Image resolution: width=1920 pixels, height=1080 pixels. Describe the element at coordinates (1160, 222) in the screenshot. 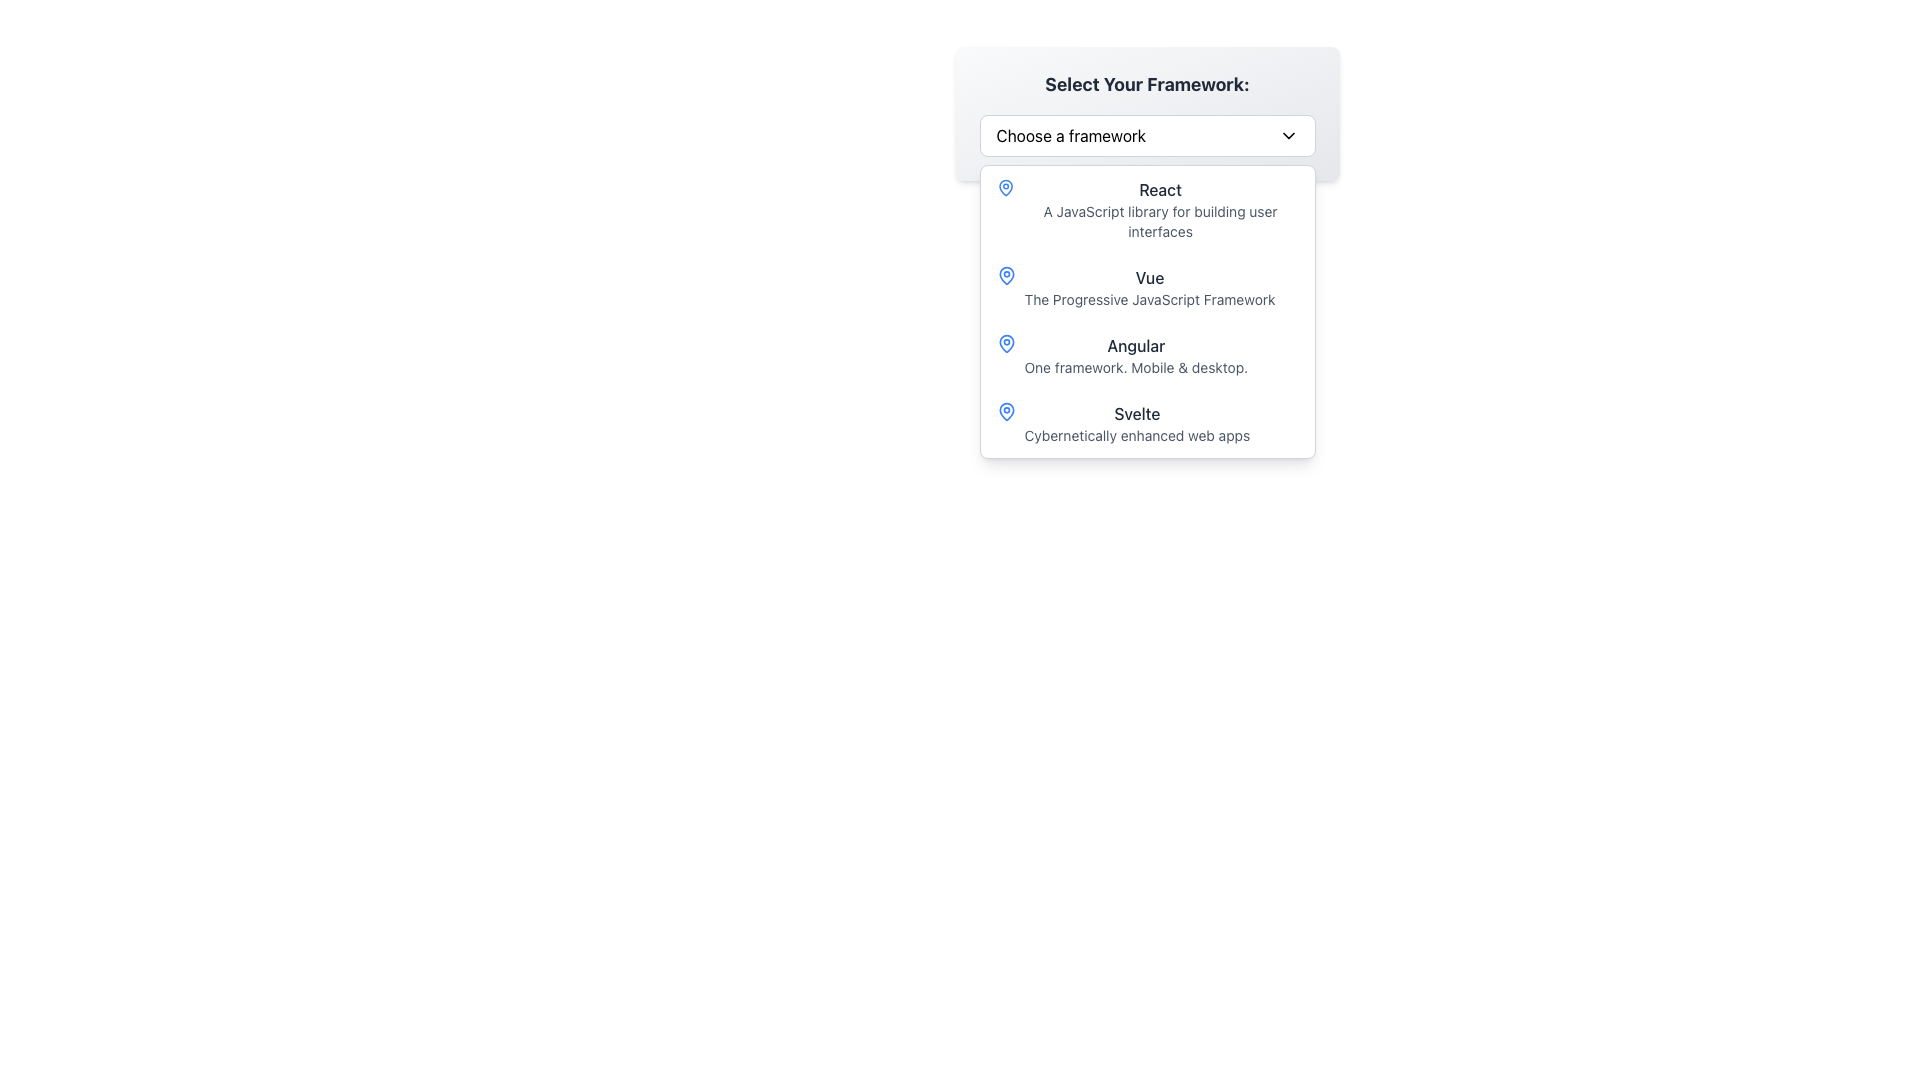

I see `descriptive text 'A JavaScript library for building user interfaces' located below the 'React' heading in the dropdown list` at that location.